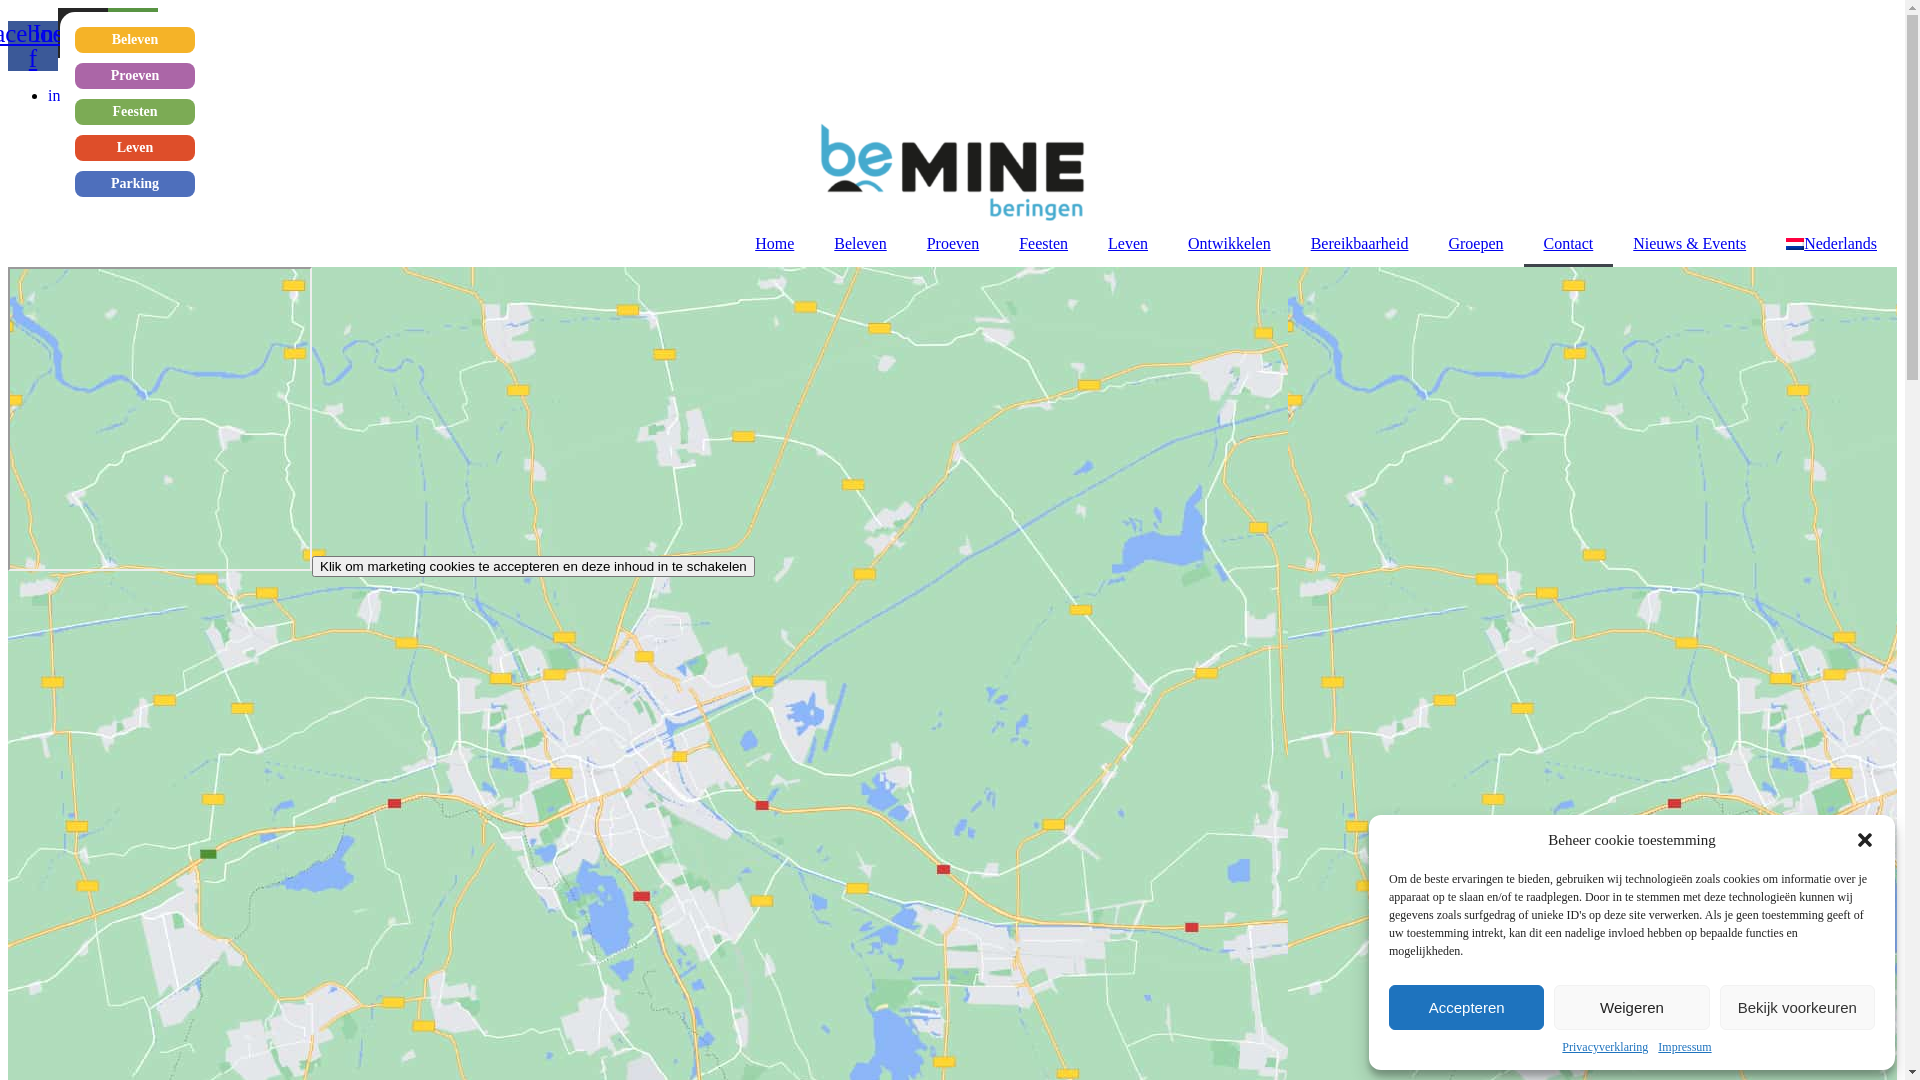 The width and height of the screenshot is (1920, 1080). What do you see at coordinates (1797, 1007) in the screenshot?
I see `'Bekijk voorkeuren'` at bounding box center [1797, 1007].